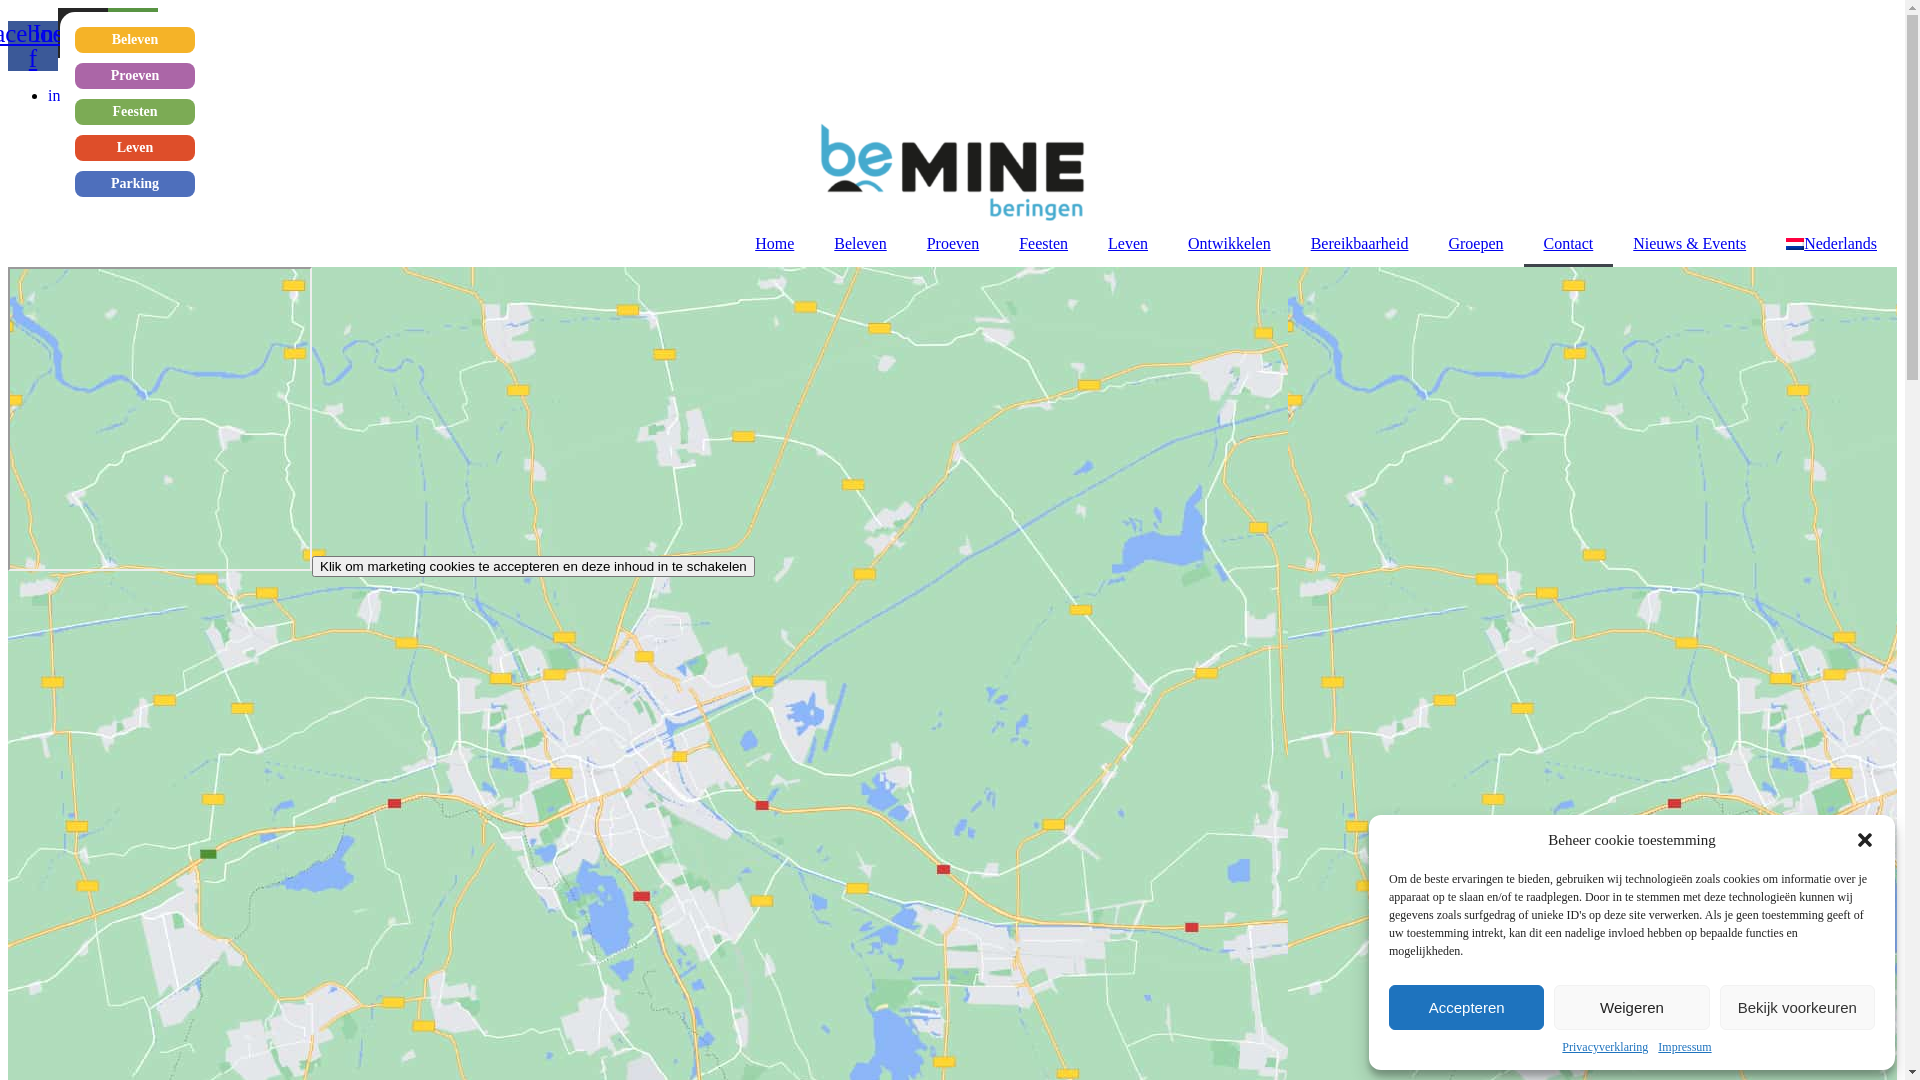 The width and height of the screenshot is (1920, 1080). What do you see at coordinates (1797, 1007) in the screenshot?
I see `'Bekijk voorkeuren'` at bounding box center [1797, 1007].